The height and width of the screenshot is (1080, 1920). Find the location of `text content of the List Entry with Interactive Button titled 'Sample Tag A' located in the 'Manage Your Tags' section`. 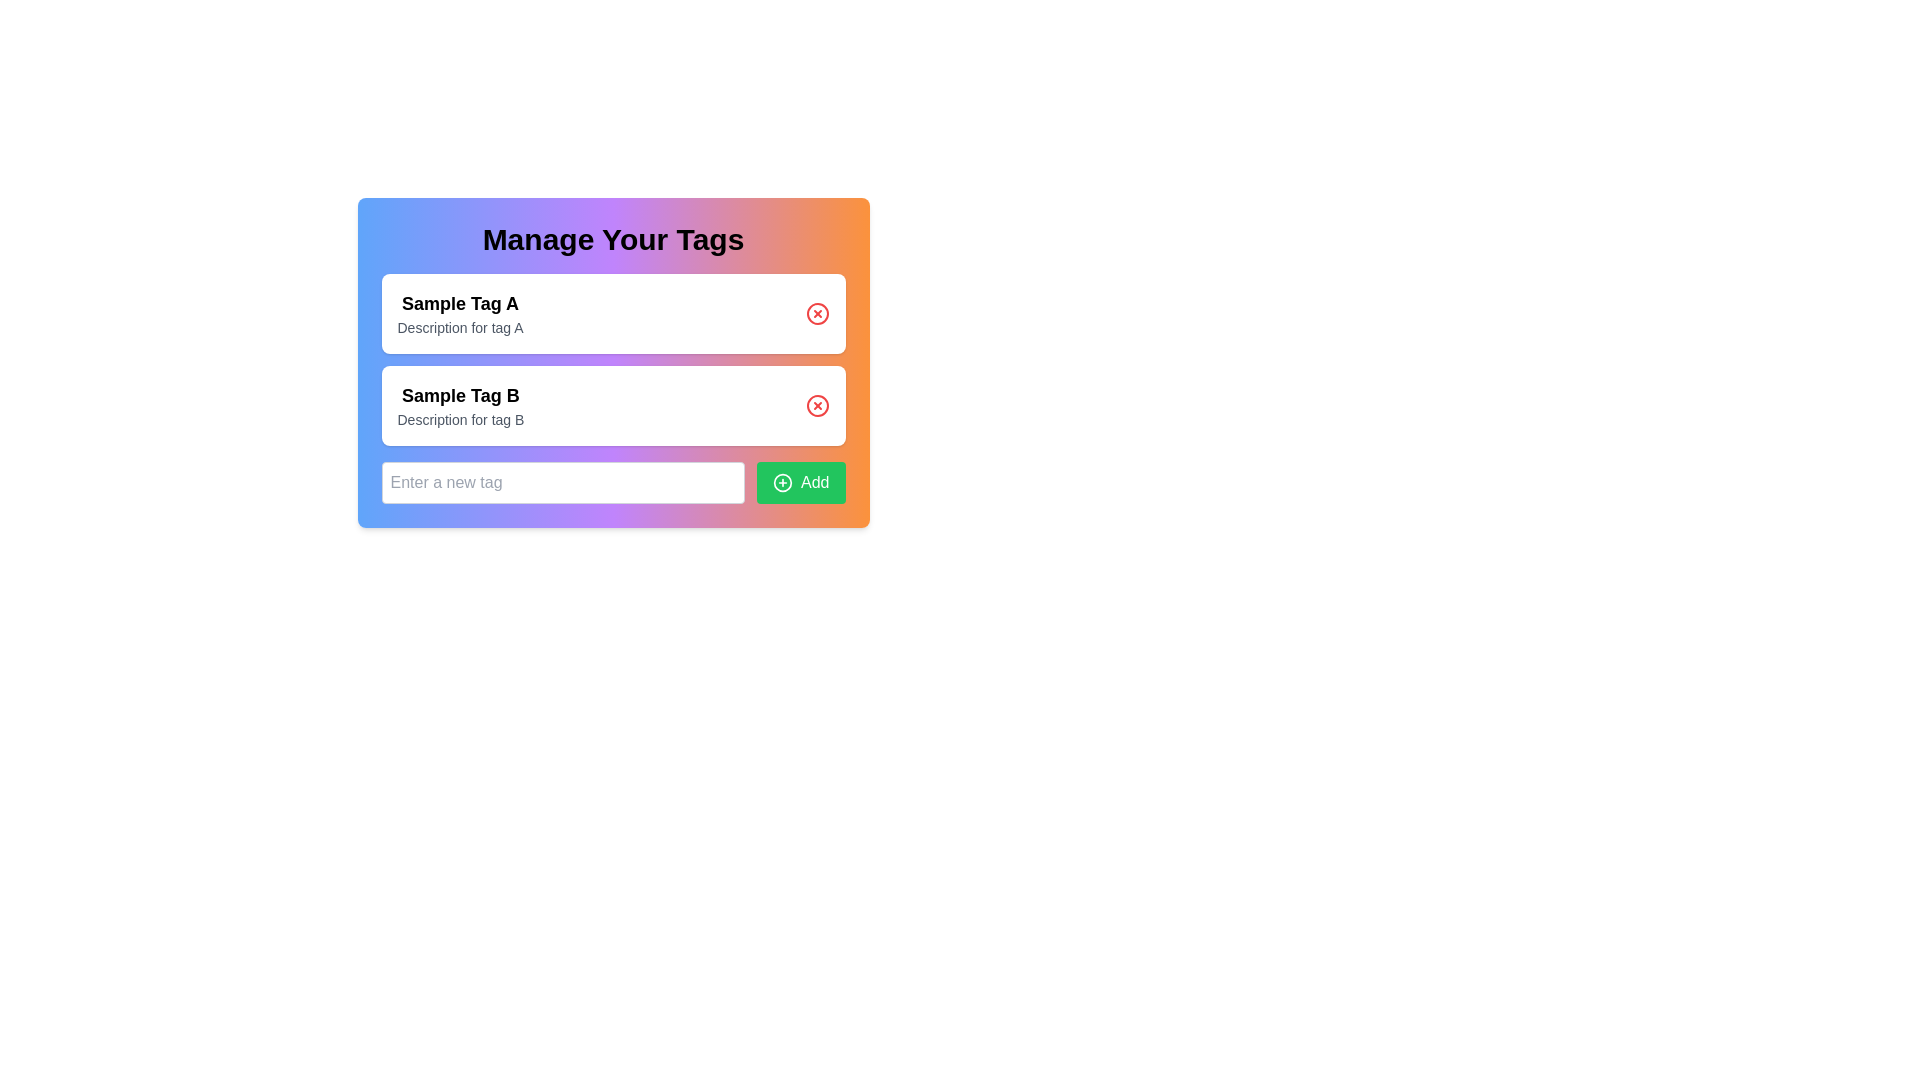

text content of the List Entry with Interactive Button titled 'Sample Tag A' located in the 'Manage Your Tags' section is located at coordinates (612, 358).